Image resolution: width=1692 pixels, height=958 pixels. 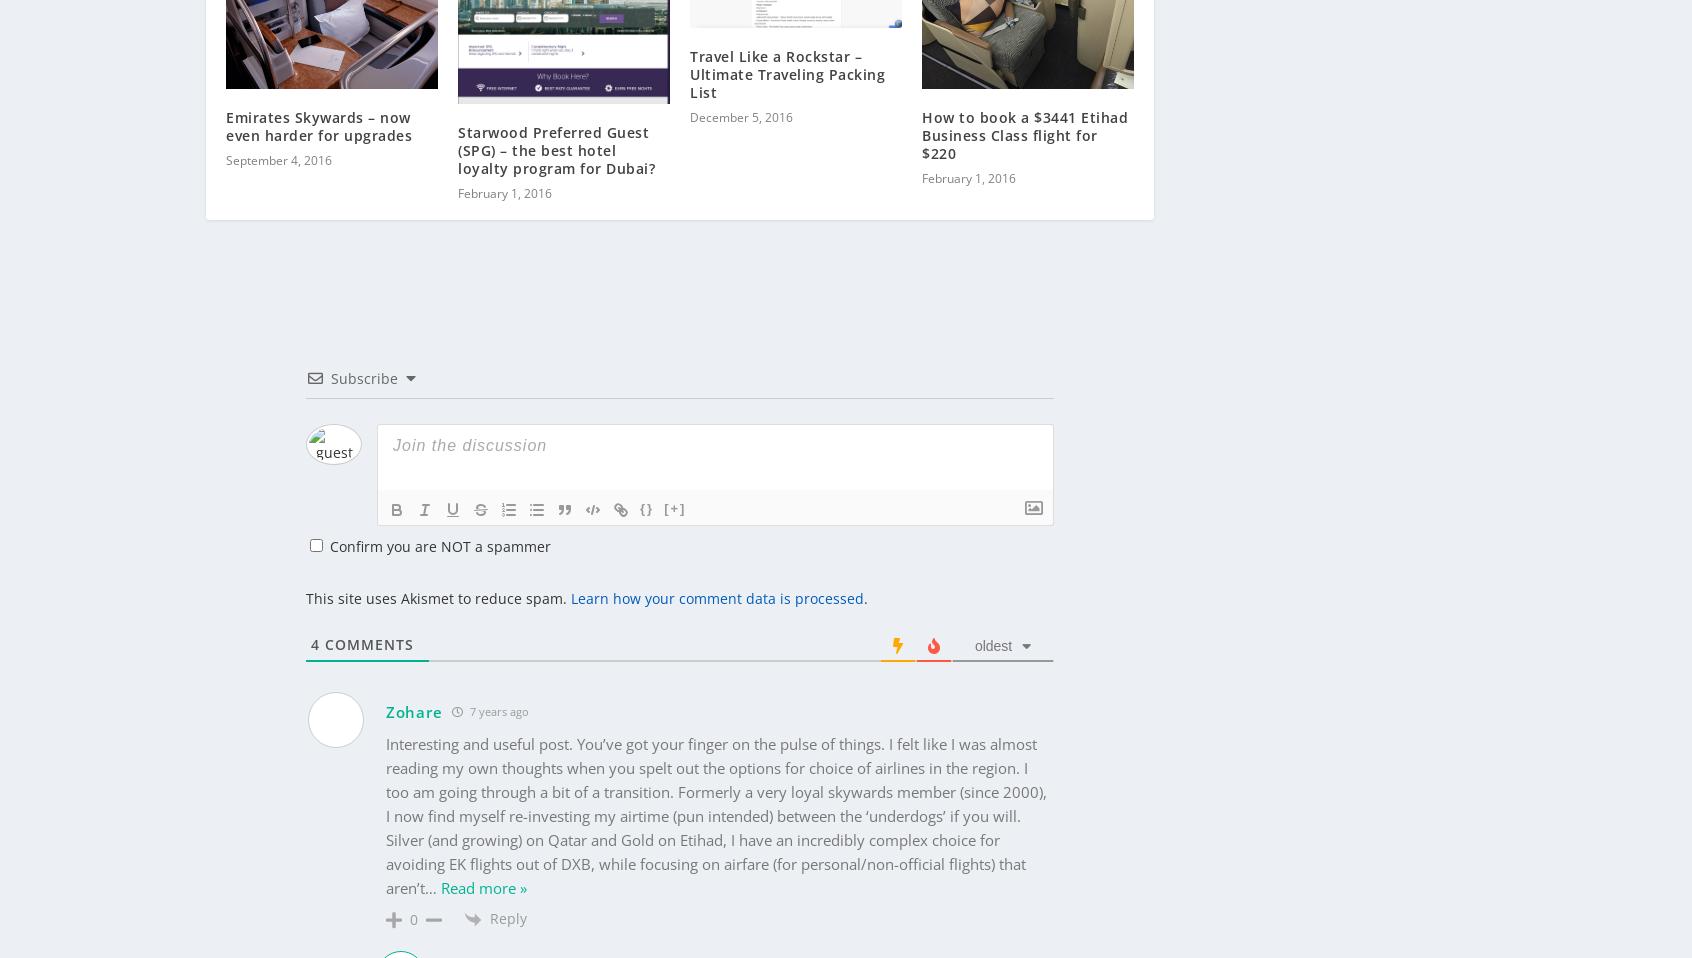 What do you see at coordinates (992, 613) in the screenshot?
I see `'oldest'` at bounding box center [992, 613].